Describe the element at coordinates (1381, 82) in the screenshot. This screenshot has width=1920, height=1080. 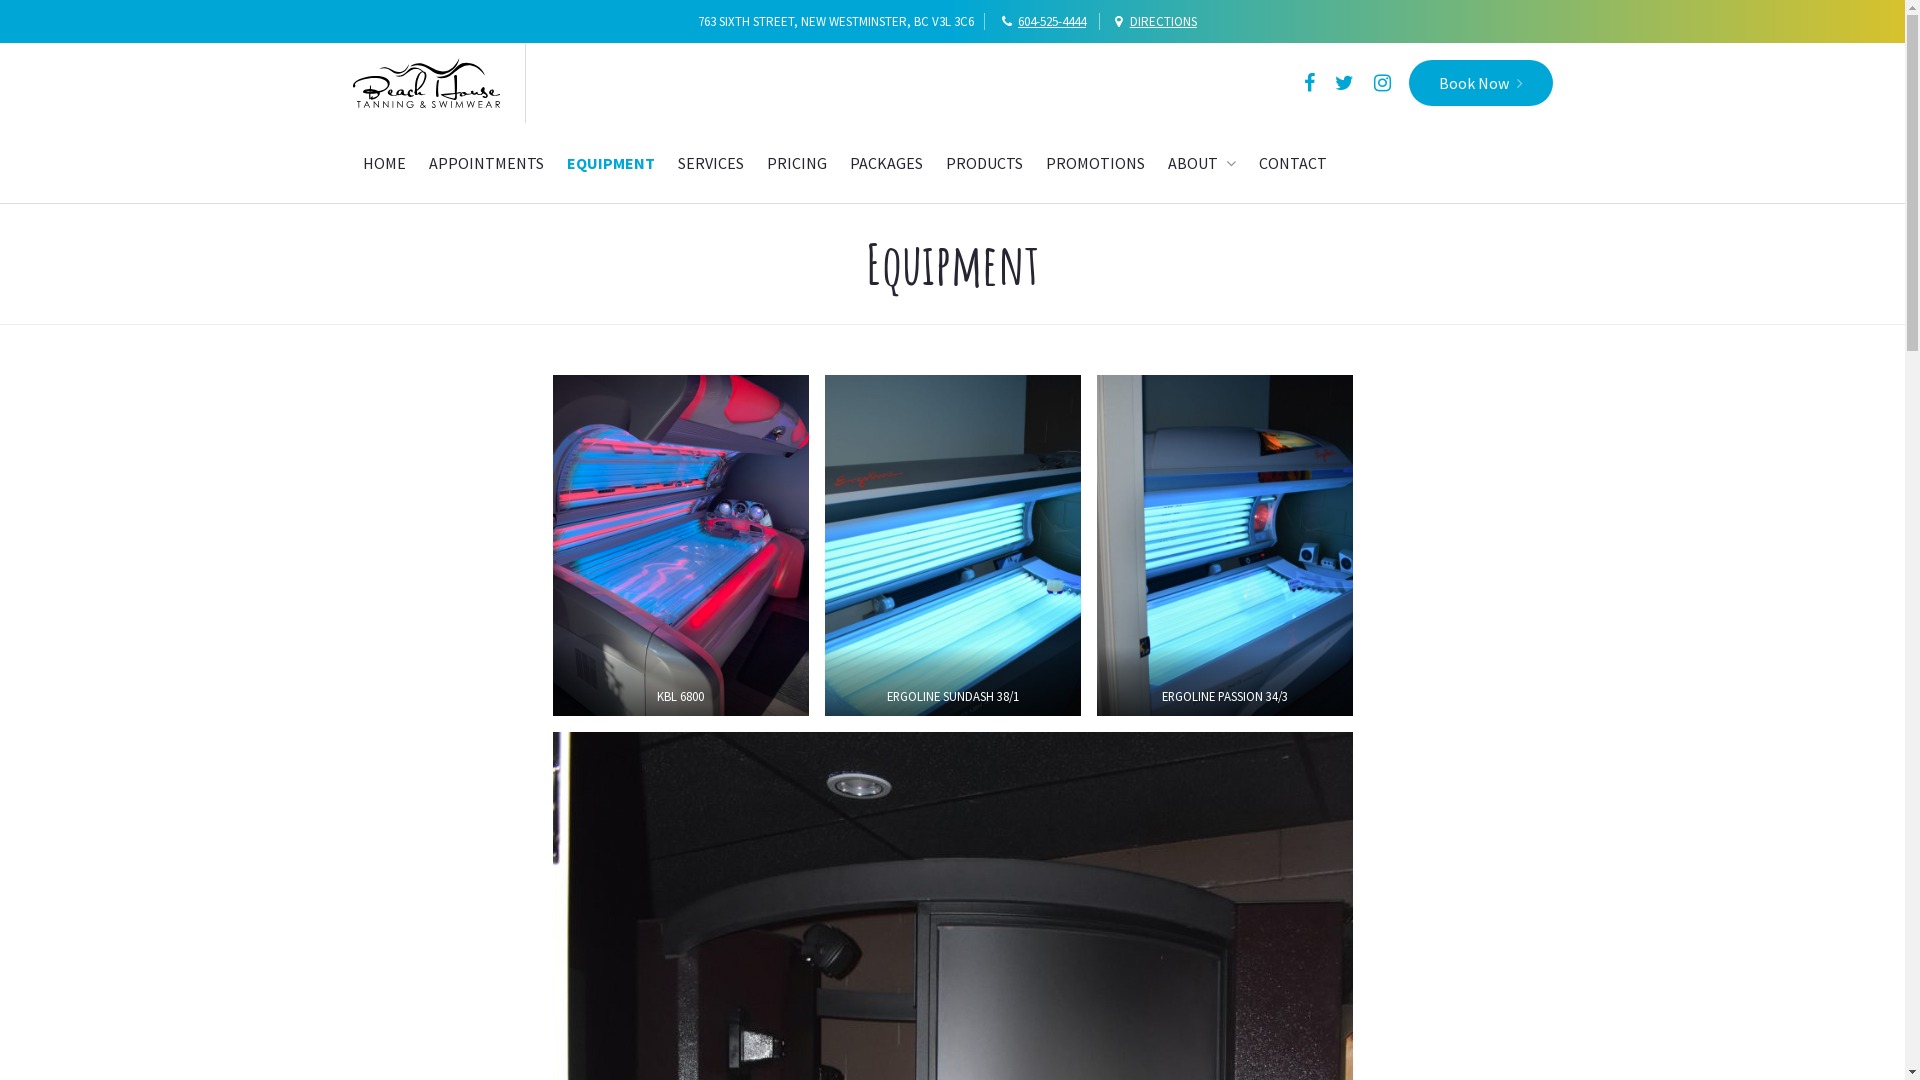
I see `'Instagram'` at that location.